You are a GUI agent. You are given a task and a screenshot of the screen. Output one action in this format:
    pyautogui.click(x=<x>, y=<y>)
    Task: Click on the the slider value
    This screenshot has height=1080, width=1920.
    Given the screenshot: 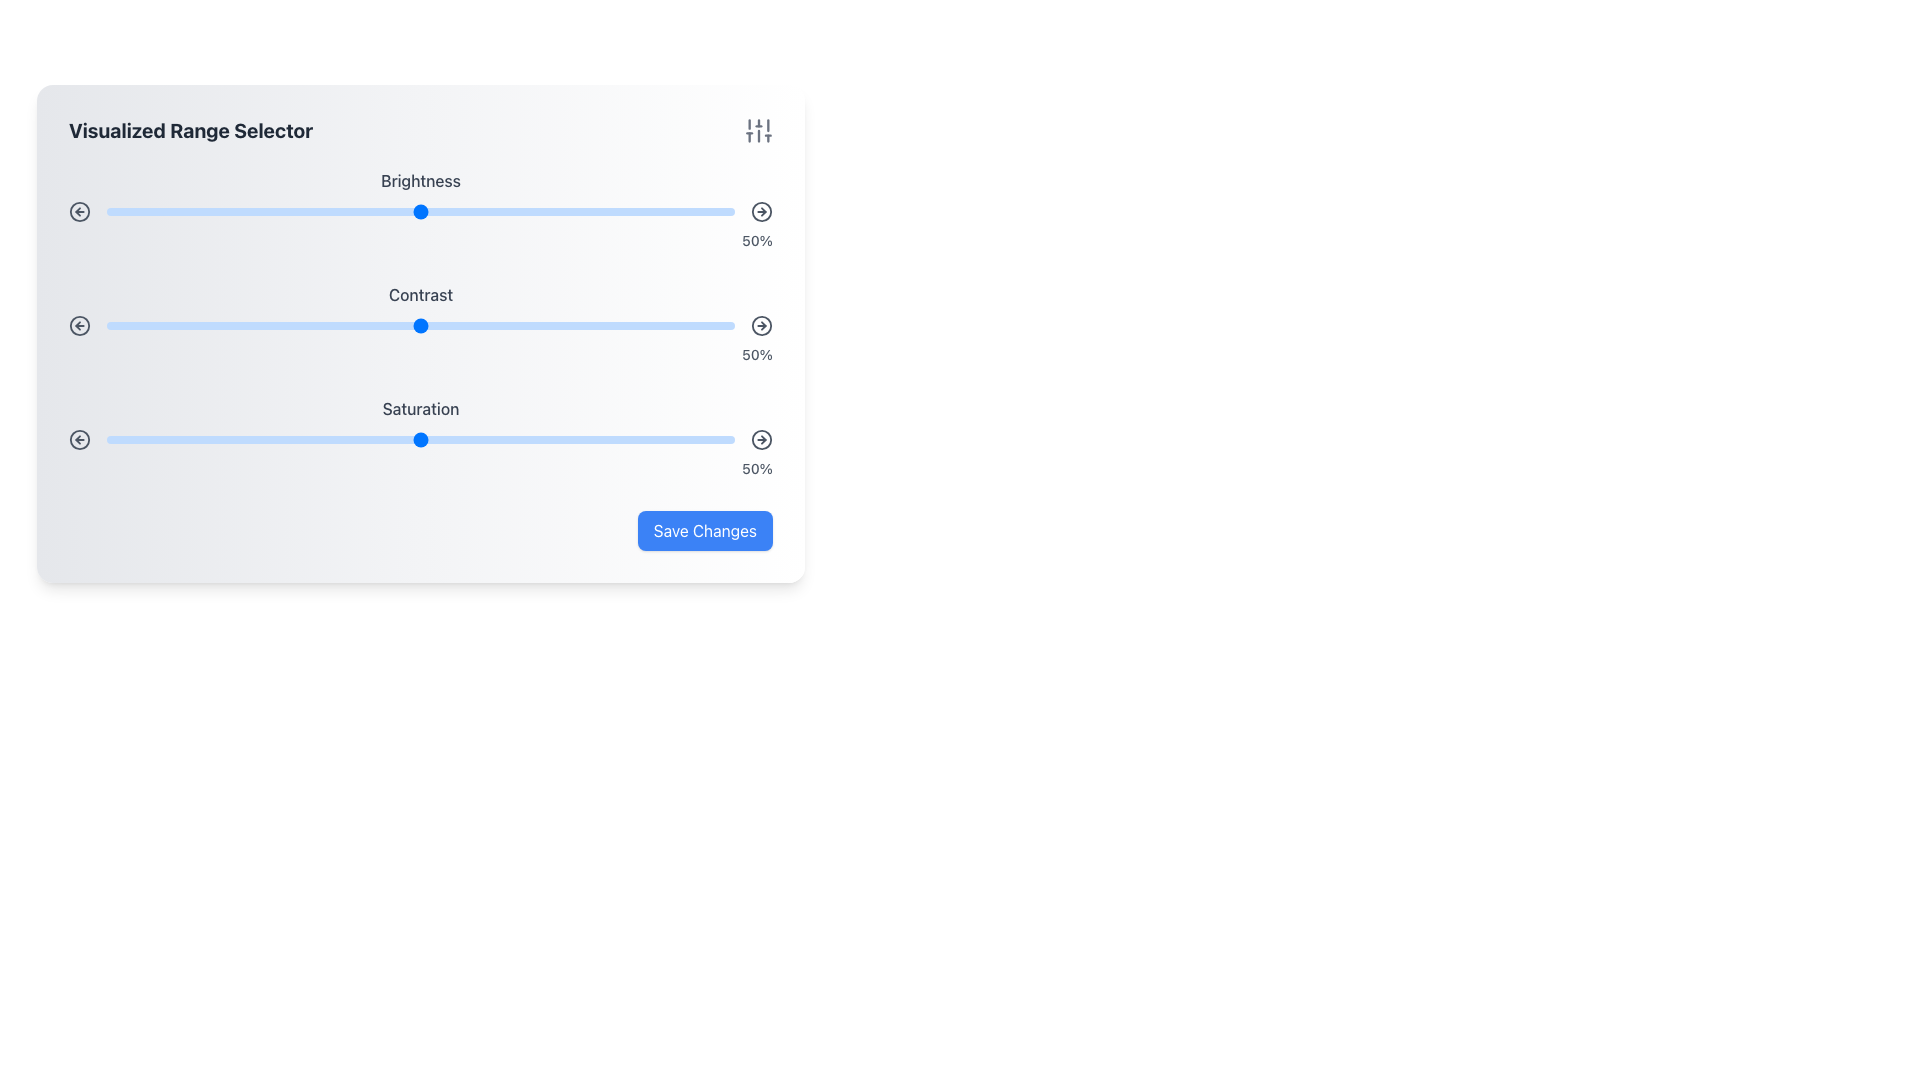 What is the action you would take?
    pyautogui.click(x=426, y=325)
    